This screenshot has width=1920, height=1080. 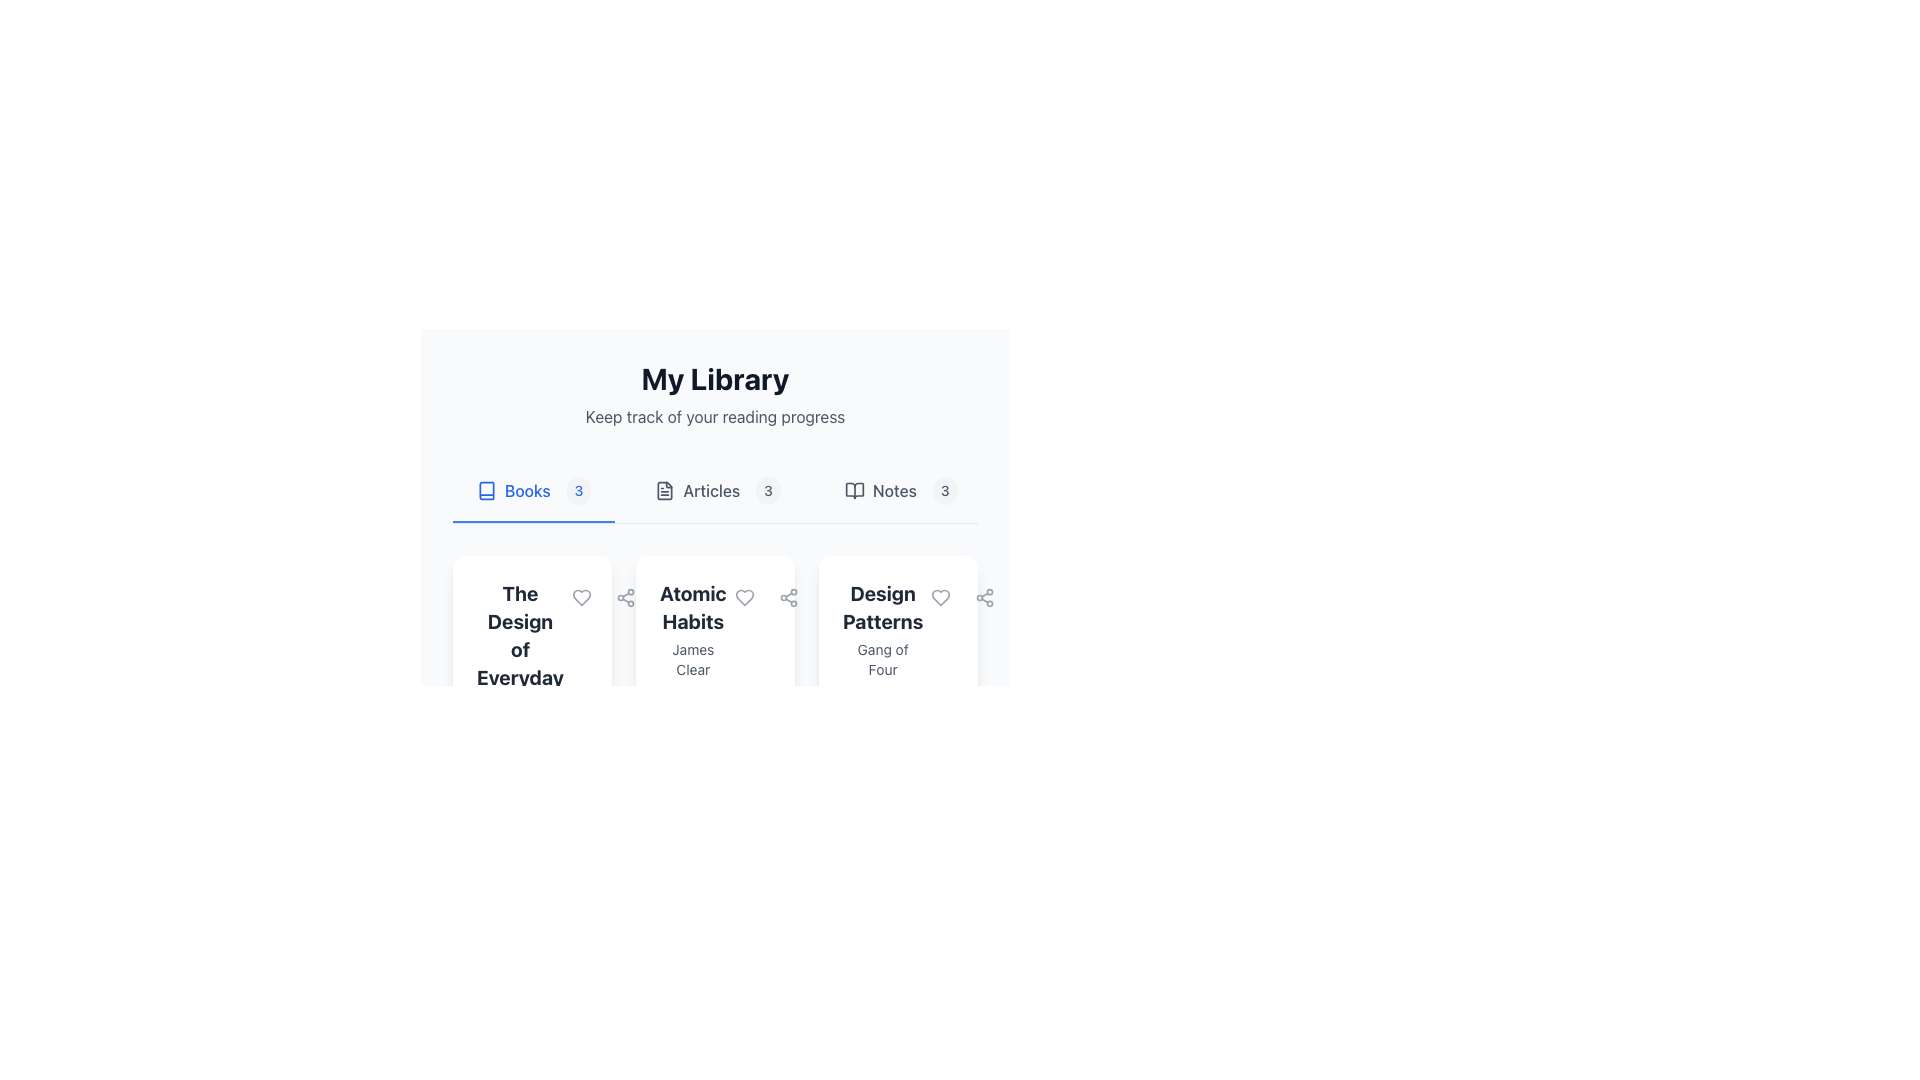 I want to click on the small share icon, characterized by three connected circles forming a triangular shape, located in the top-right corner of the third card section under the 'Design Patterns' book, so click(x=985, y=596).